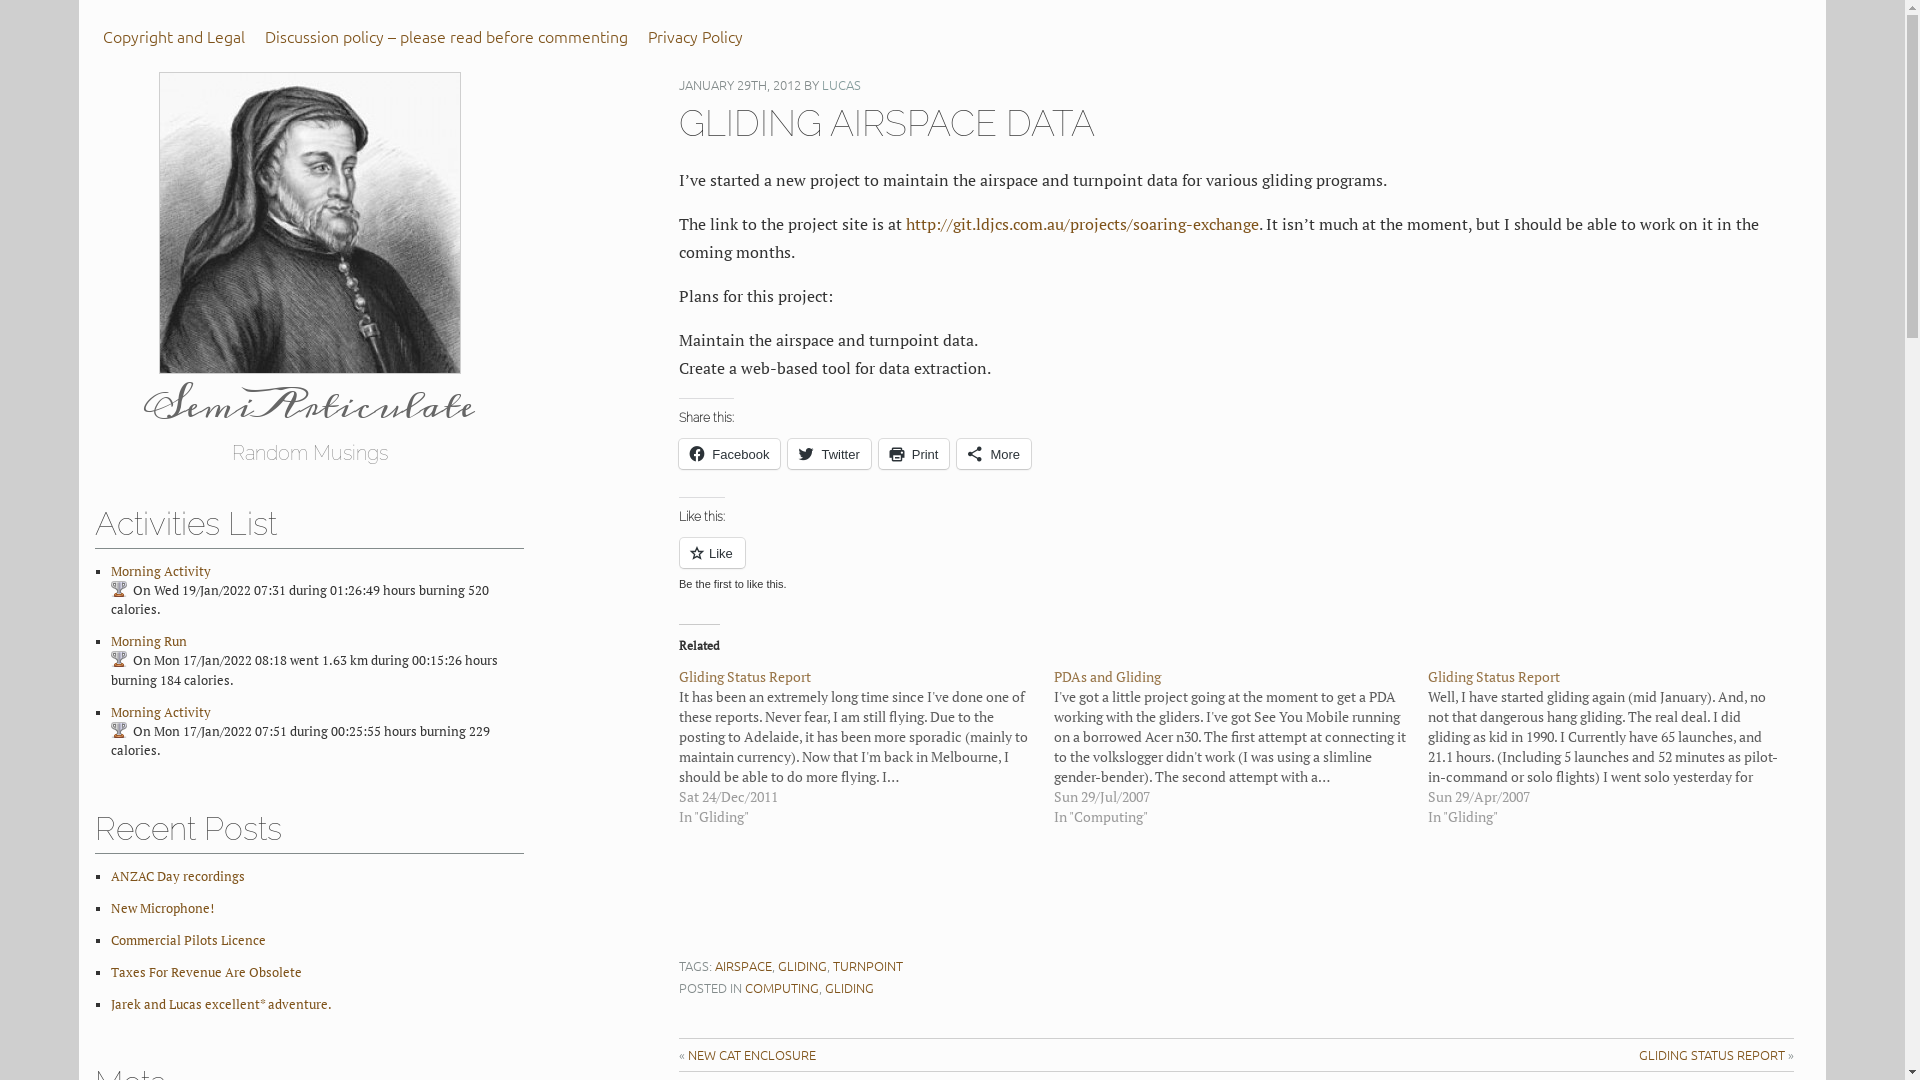 The image size is (1920, 1080). Describe the element at coordinates (743, 675) in the screenshot. I see `'Gliding Status Report'` at that location.